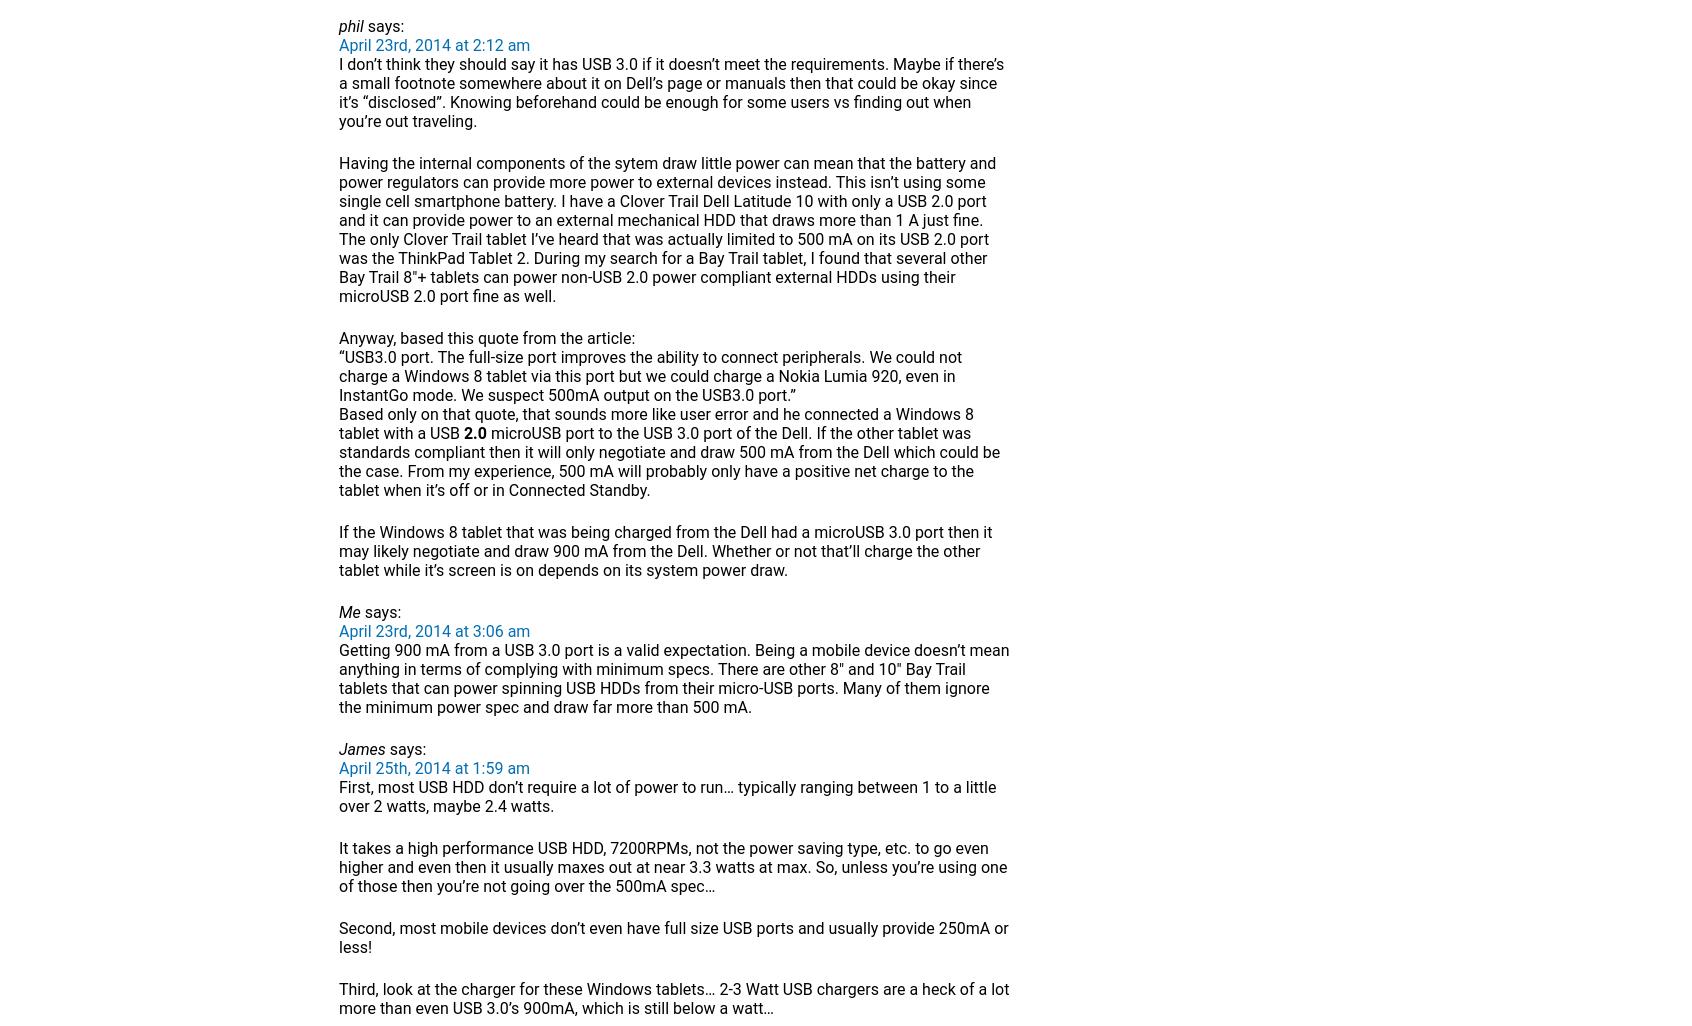  I want to click on 'Me', so click(348, 611).